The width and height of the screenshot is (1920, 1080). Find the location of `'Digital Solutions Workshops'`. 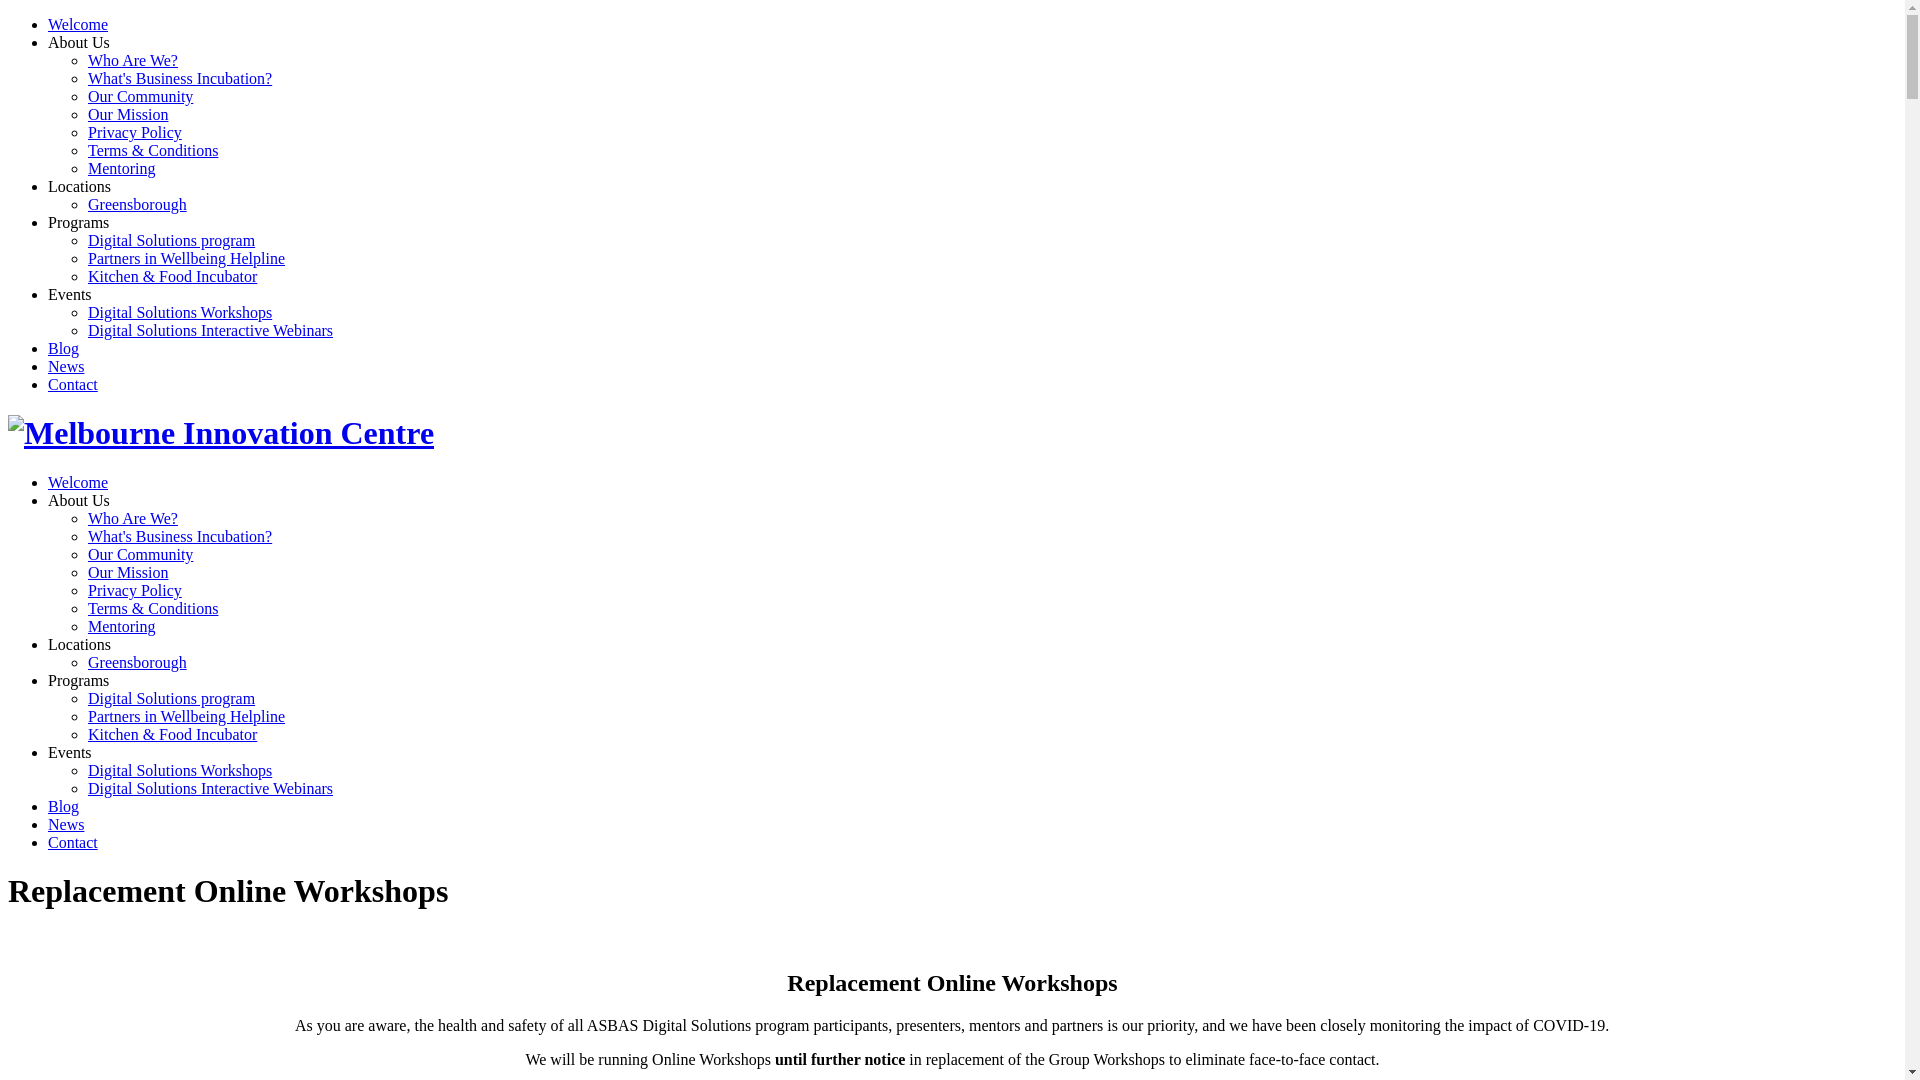

'Digital Solutions Workshops' is located at coordinates (180, 769).